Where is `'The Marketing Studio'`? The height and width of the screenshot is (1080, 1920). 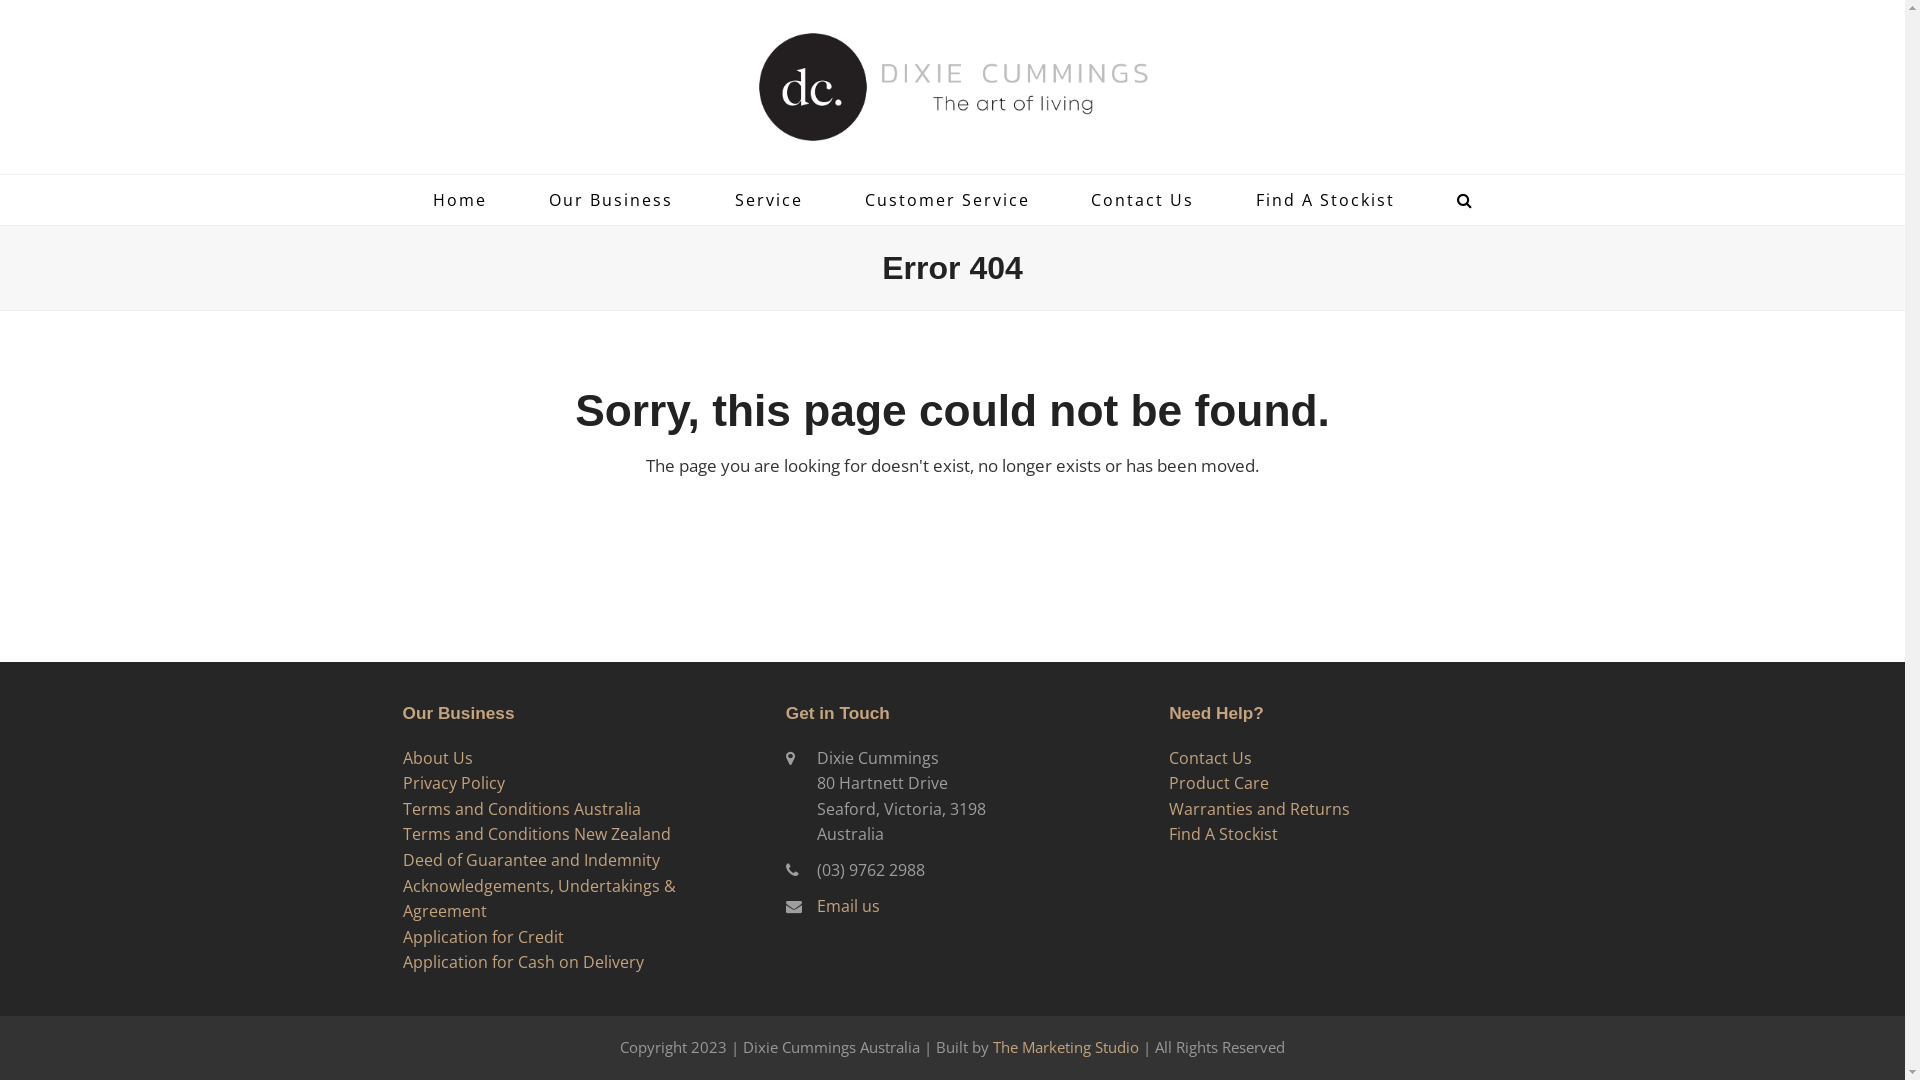
'The Marketing Studio' is located at coordinates (993, 1045).